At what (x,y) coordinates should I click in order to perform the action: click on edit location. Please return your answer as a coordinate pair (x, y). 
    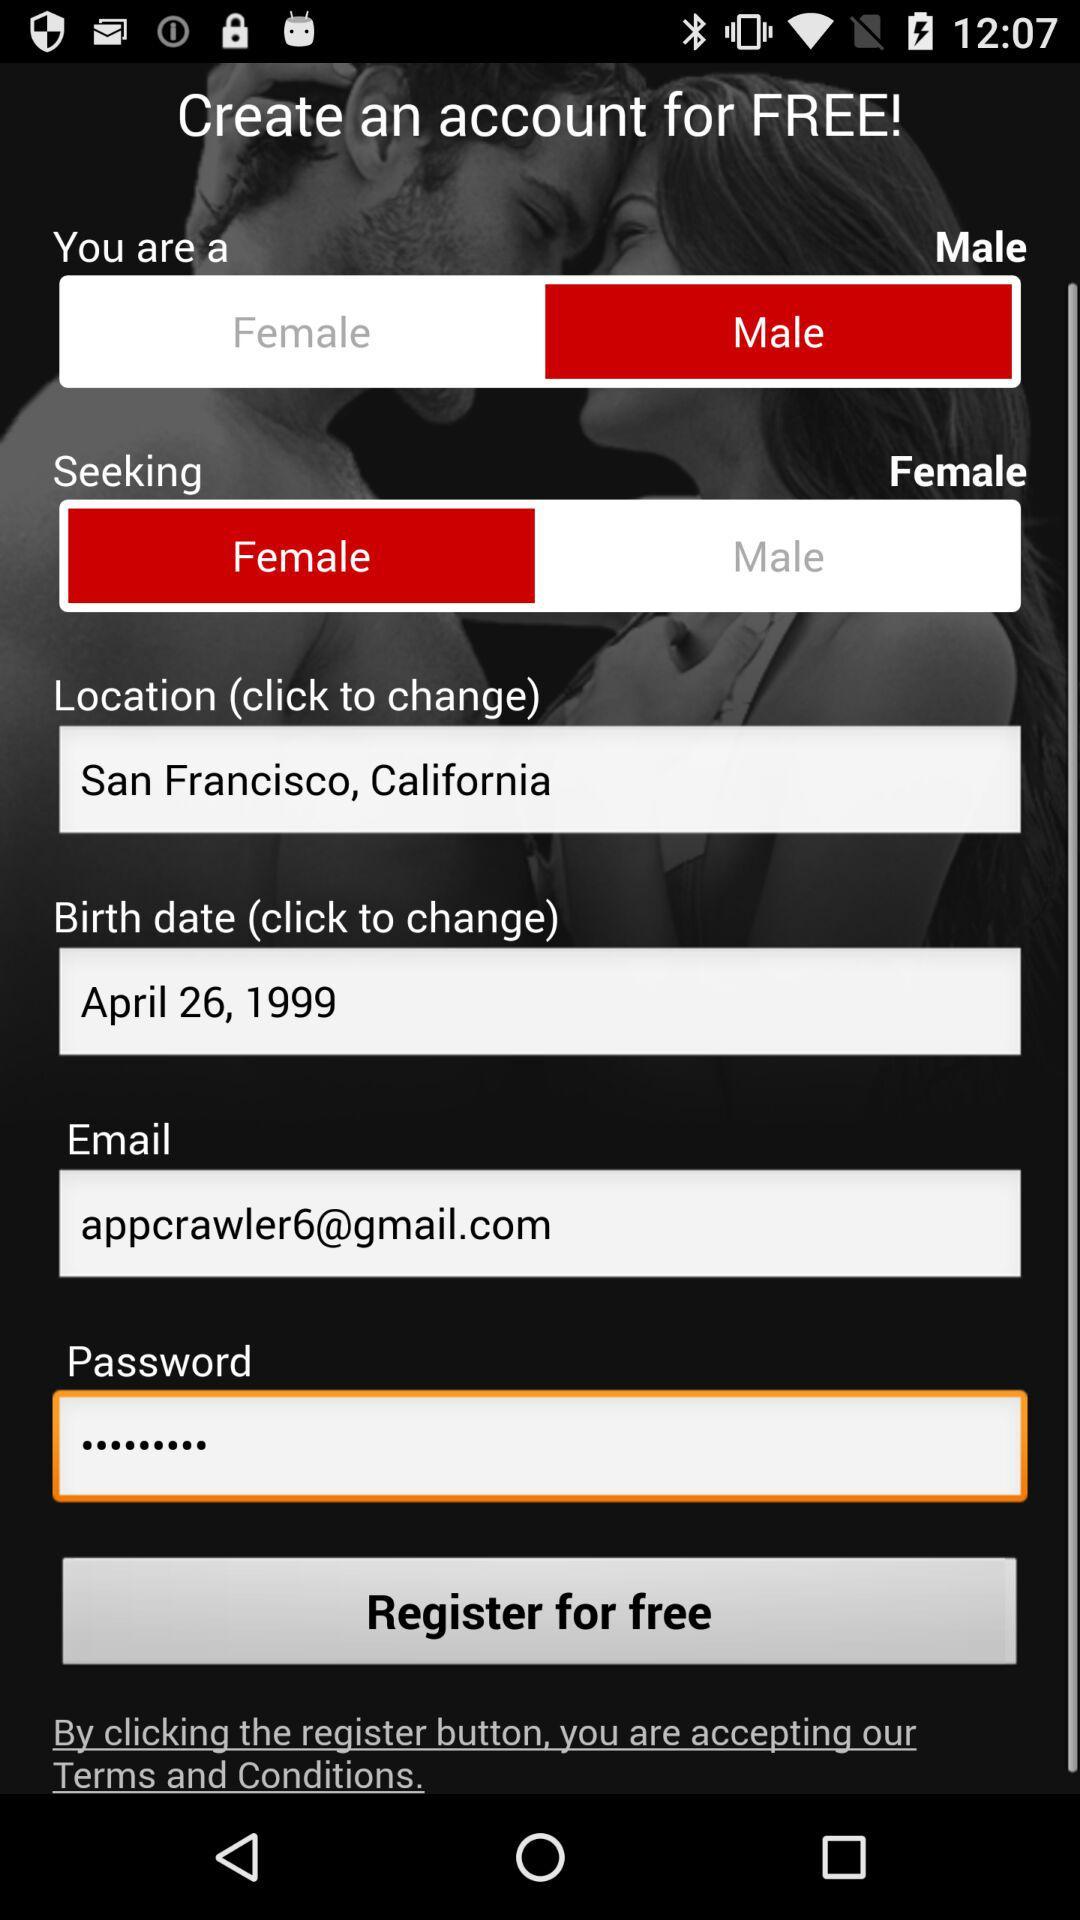
    Looking at the image, I should click on (540, 766).